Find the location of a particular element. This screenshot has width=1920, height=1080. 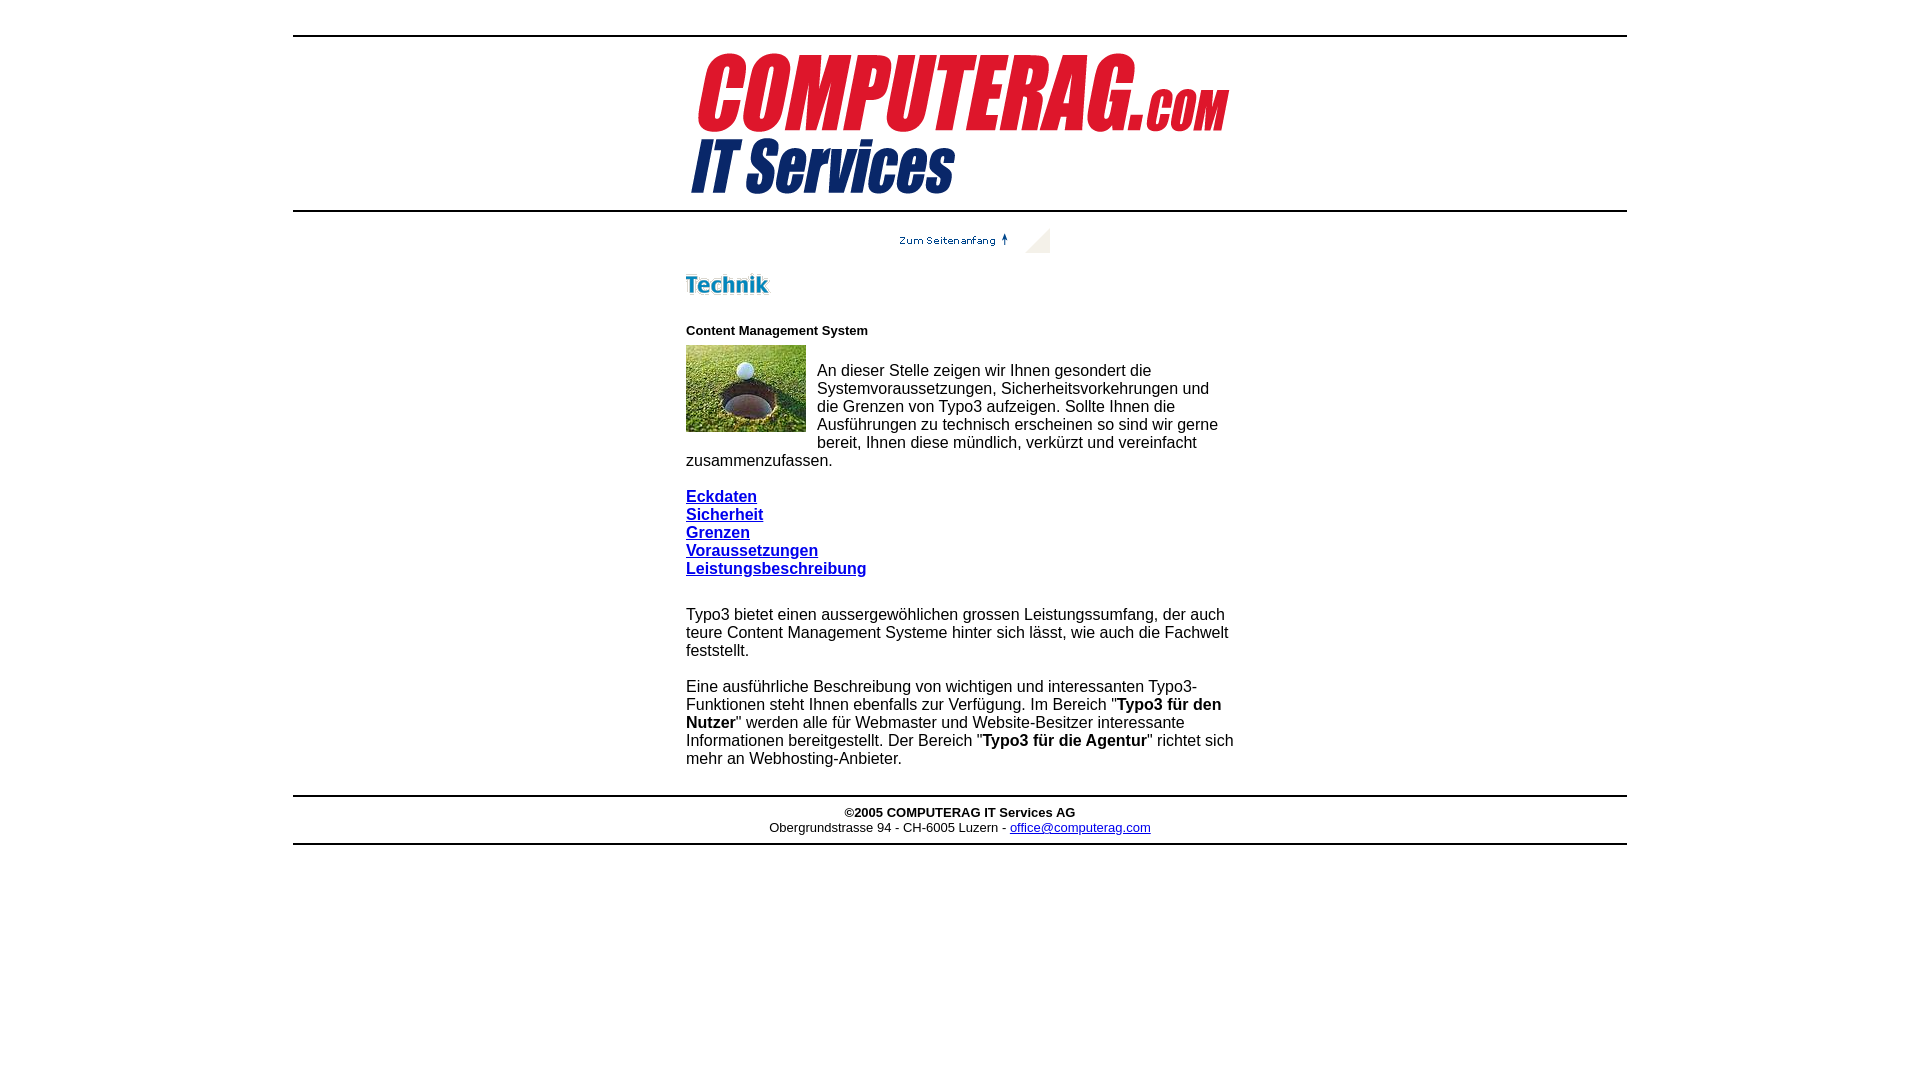

'office@computerag.com' is located at coordinates (1079, 827).